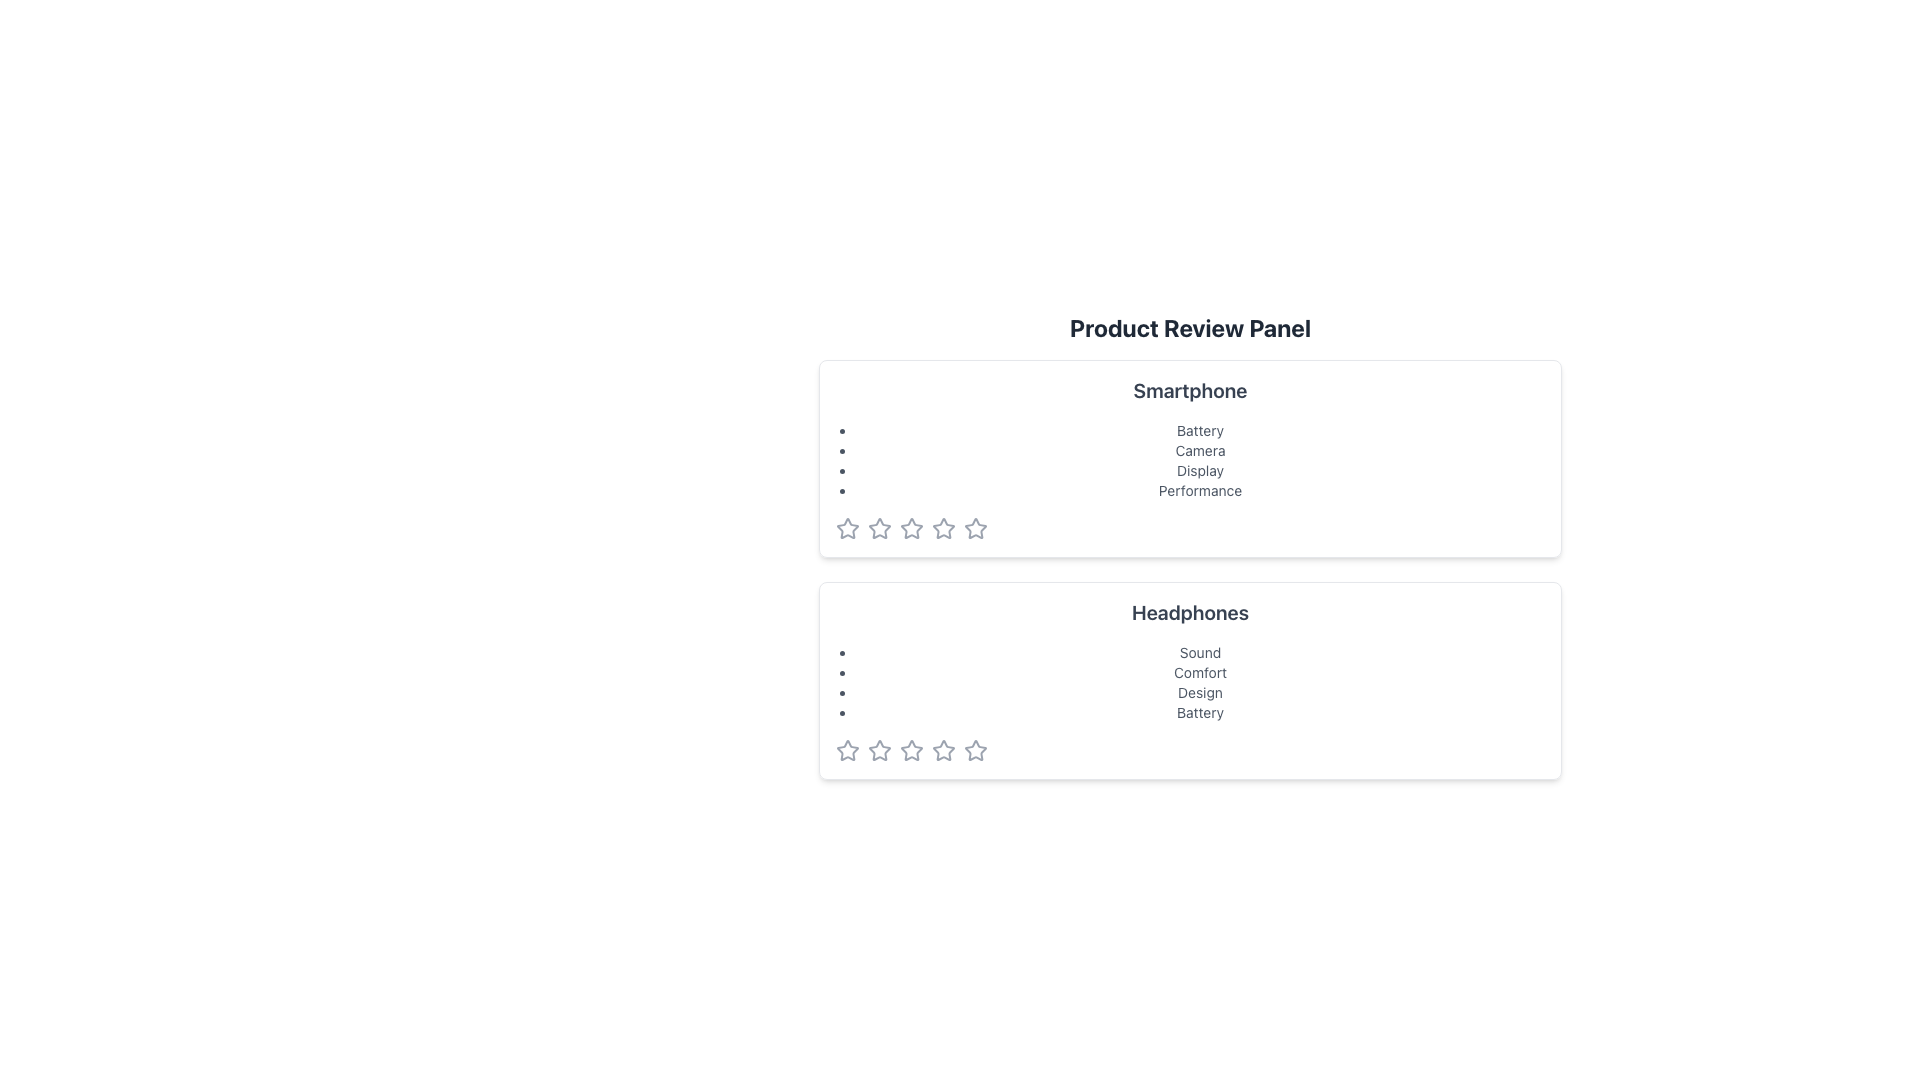 The image size is (1920, 1080). What do you see at coordinates (848, 527) in the screenshot?
I see `the first star icon in the horizontal row of rating stars located at the bottom of the 'Smartphone' review card` at bounding box center [848, 527].